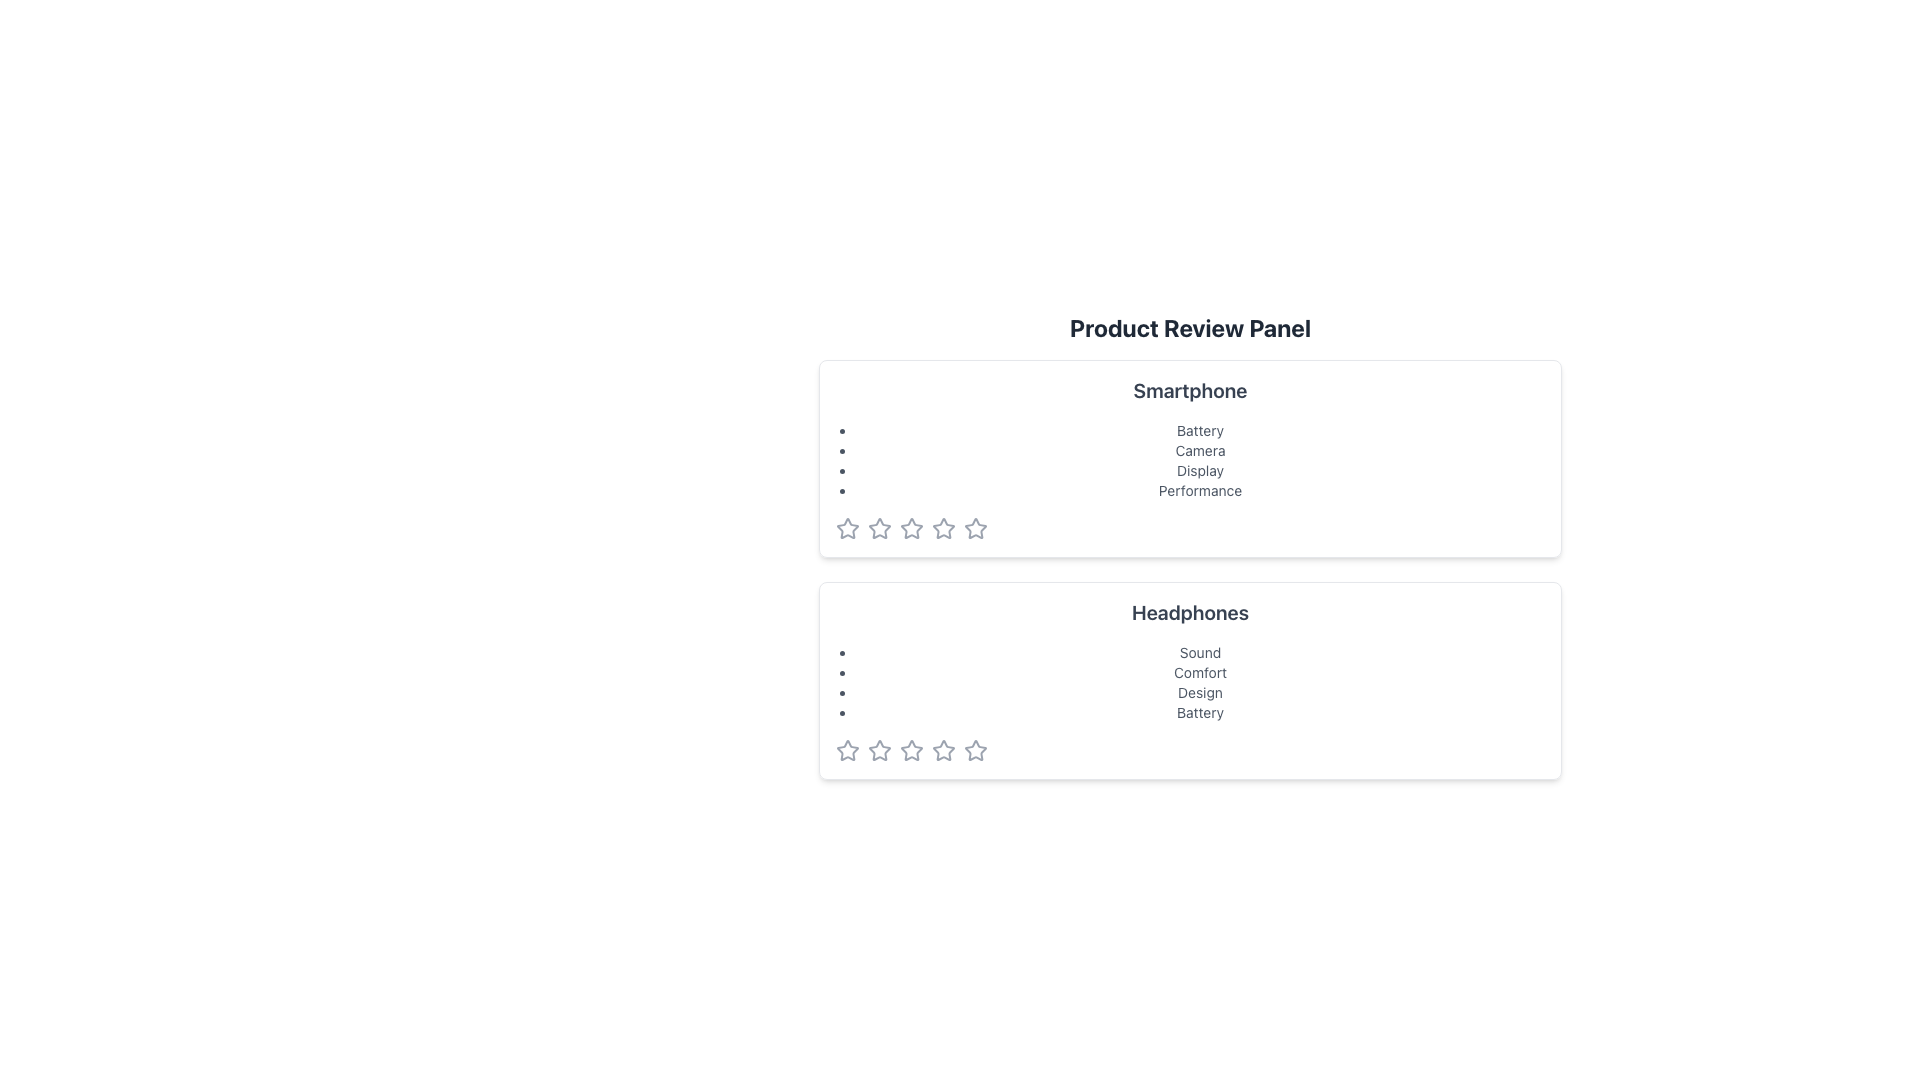 The image size is (1920, 1080). What do you see at coordinates (848, 527) in the screenshot?
I see `the first star icon in the horizontal row of rating stars located at the bottom of the 'Smartphone' review card` at bounding box center [848, 527].